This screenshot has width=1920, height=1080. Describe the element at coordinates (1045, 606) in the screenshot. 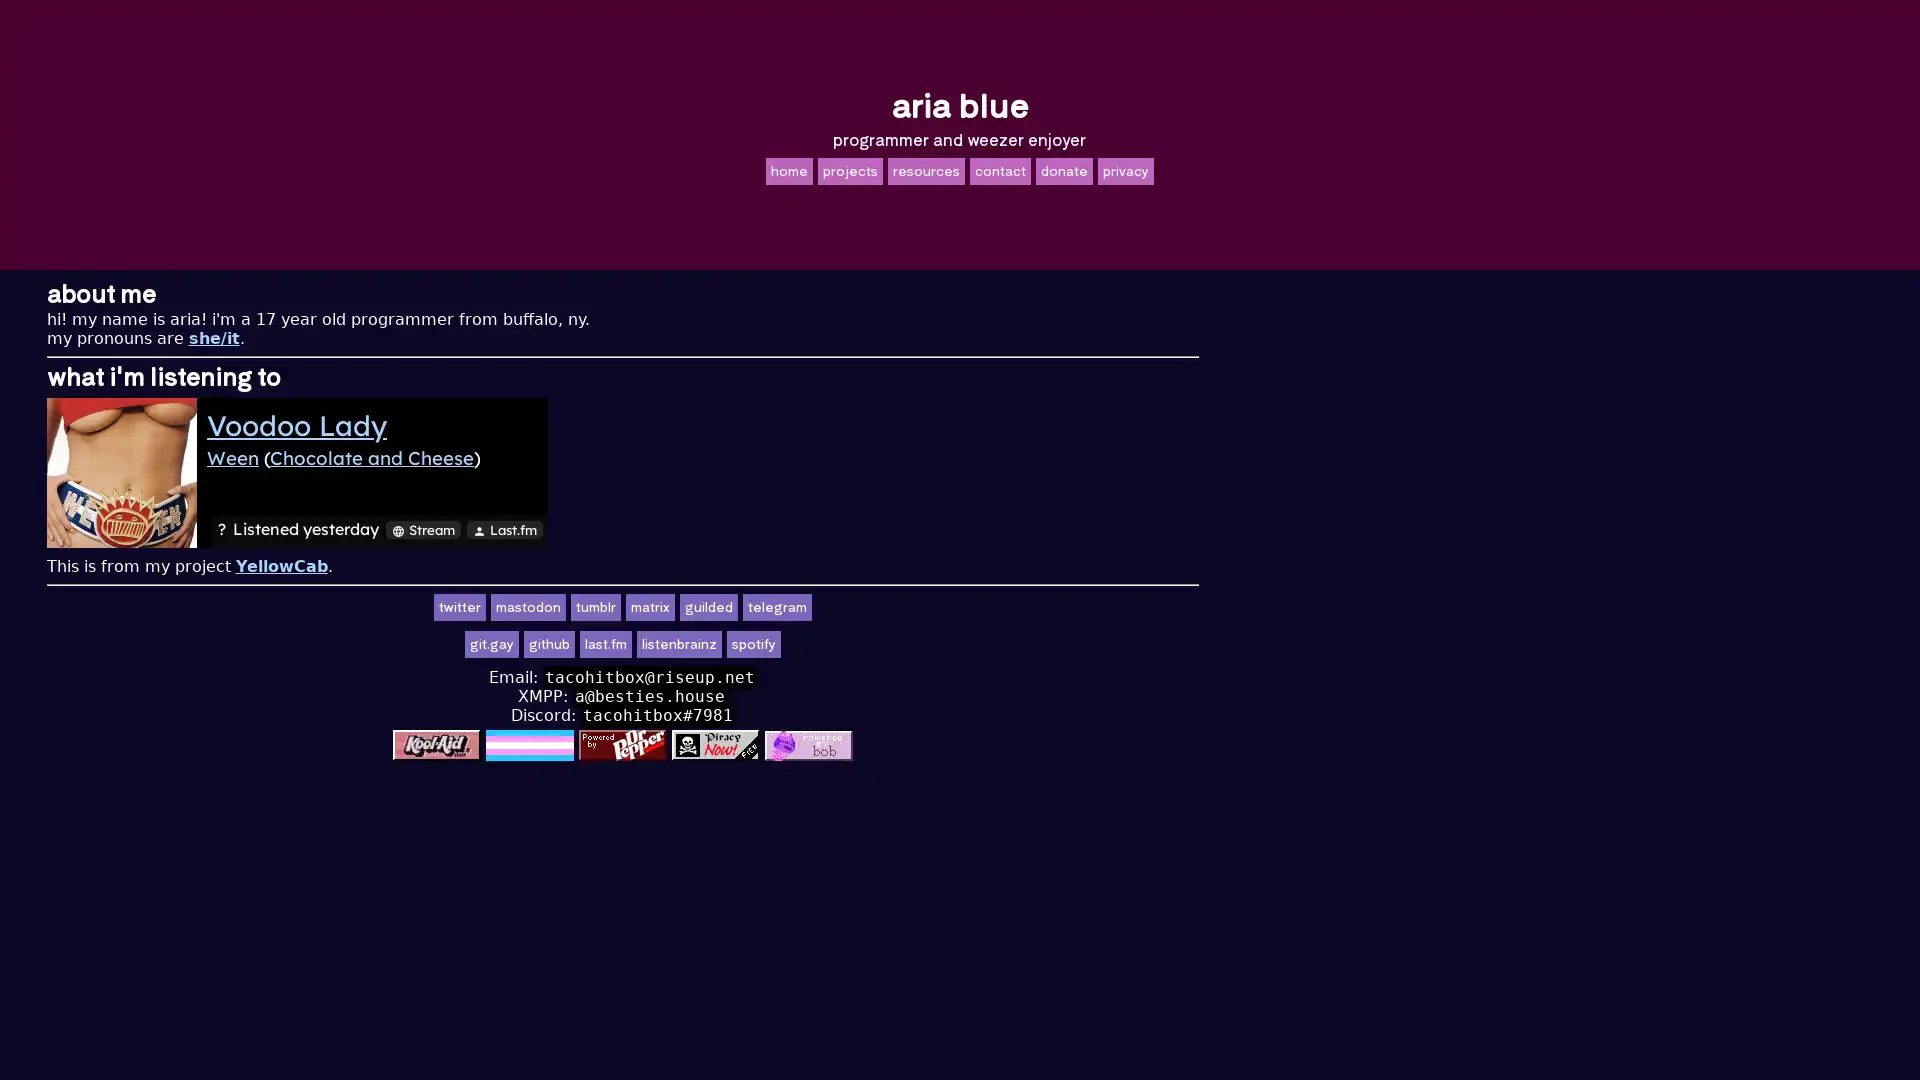

I see `guilded` at that location.